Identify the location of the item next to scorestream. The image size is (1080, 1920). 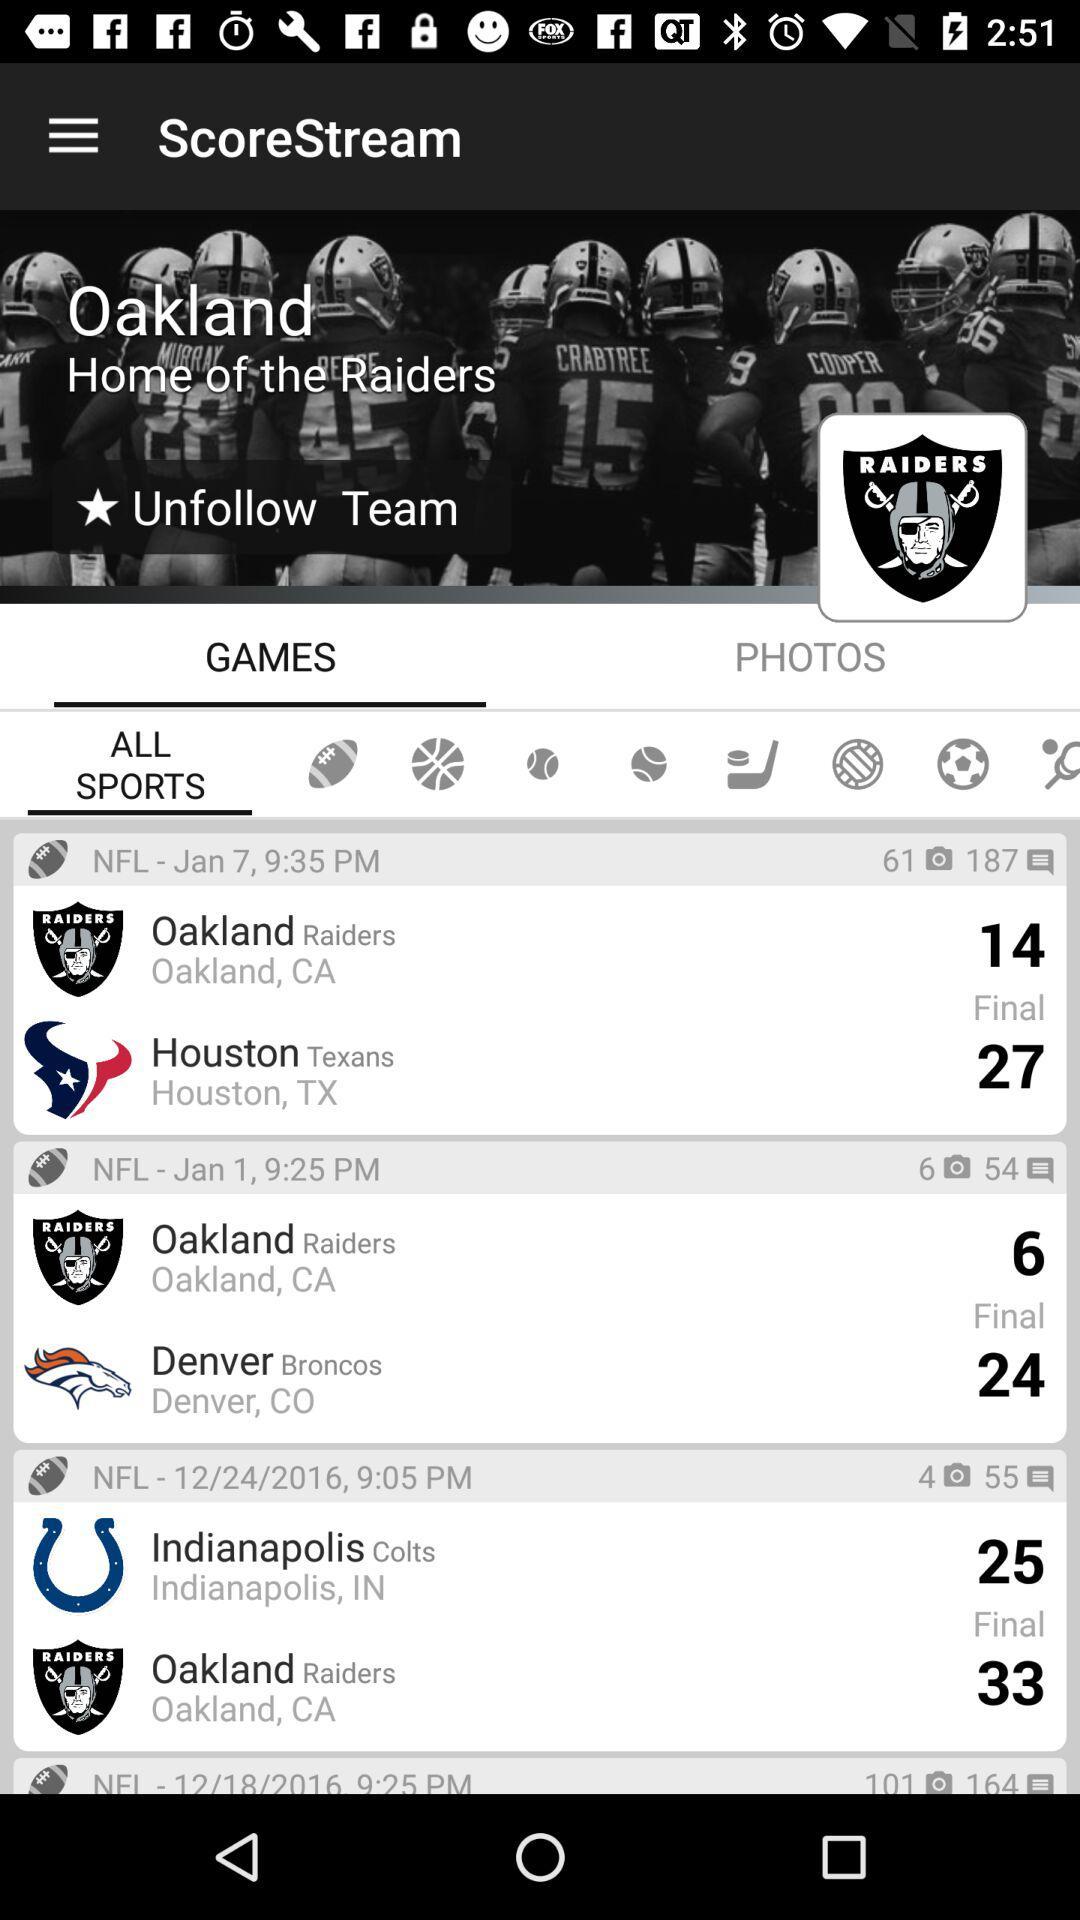
(72, 135).